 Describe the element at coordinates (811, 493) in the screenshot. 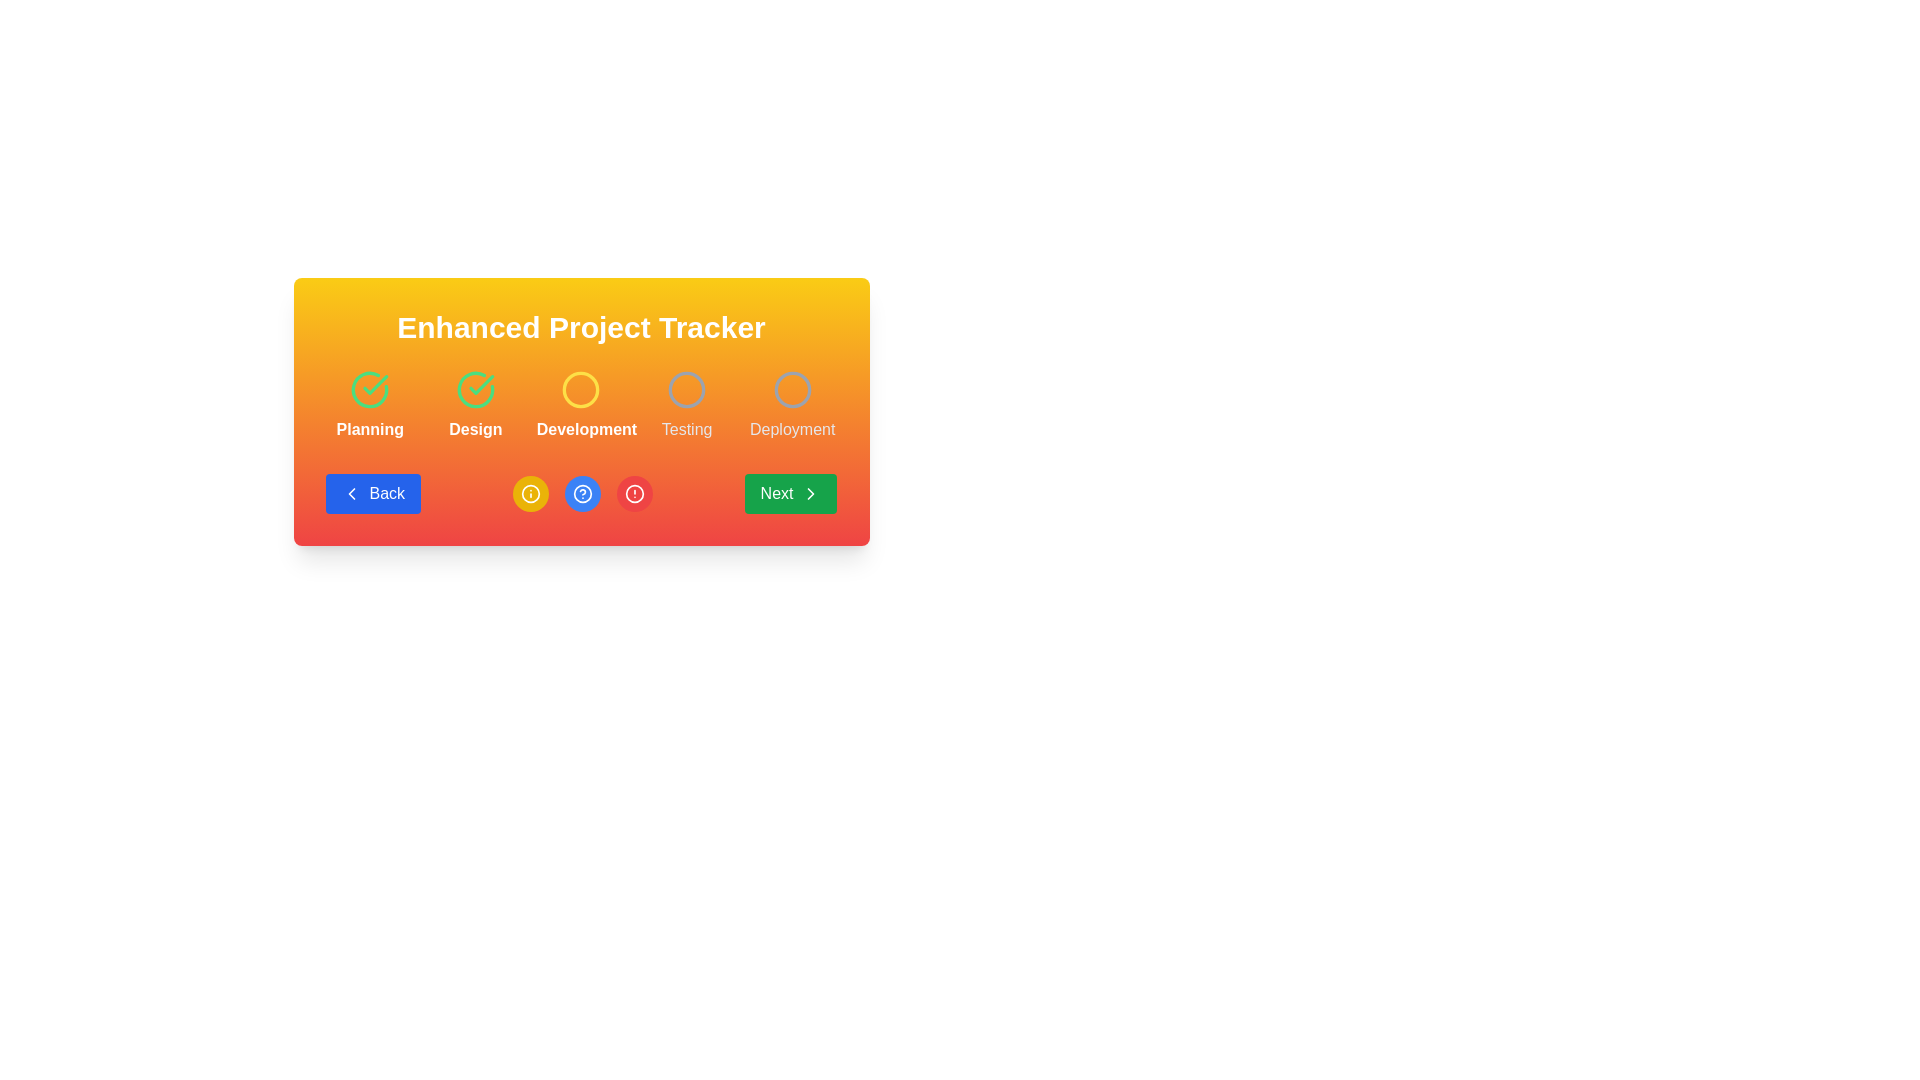

I see `the right-pointing chevron icon located within the green rounded 'Next' button in the bottom-right corner of the card` at that location.